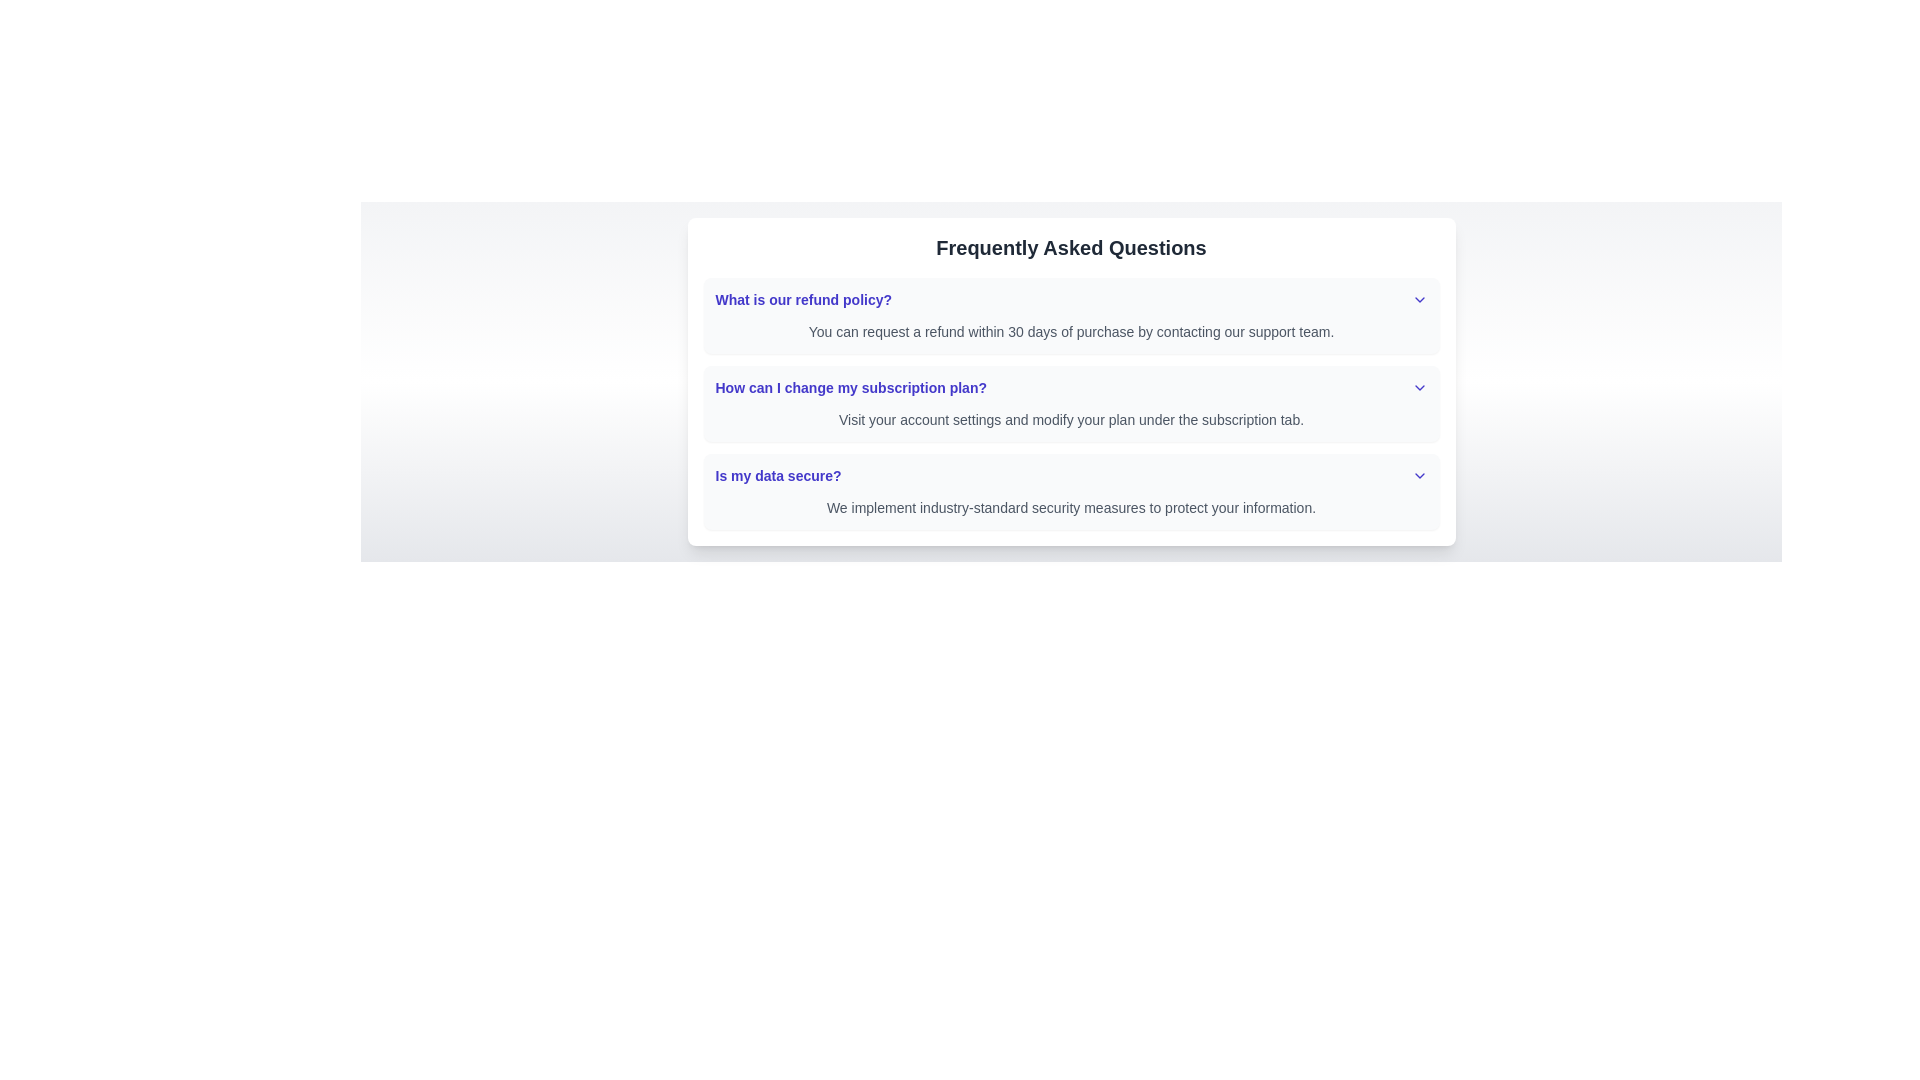  Describe the element at coordinates (1070, 330) in the screenshot. I see `the text providing additional information about the refund policy, which is located beneath the question heading 'What is our refund policy?' in the FAQ section` at that location.